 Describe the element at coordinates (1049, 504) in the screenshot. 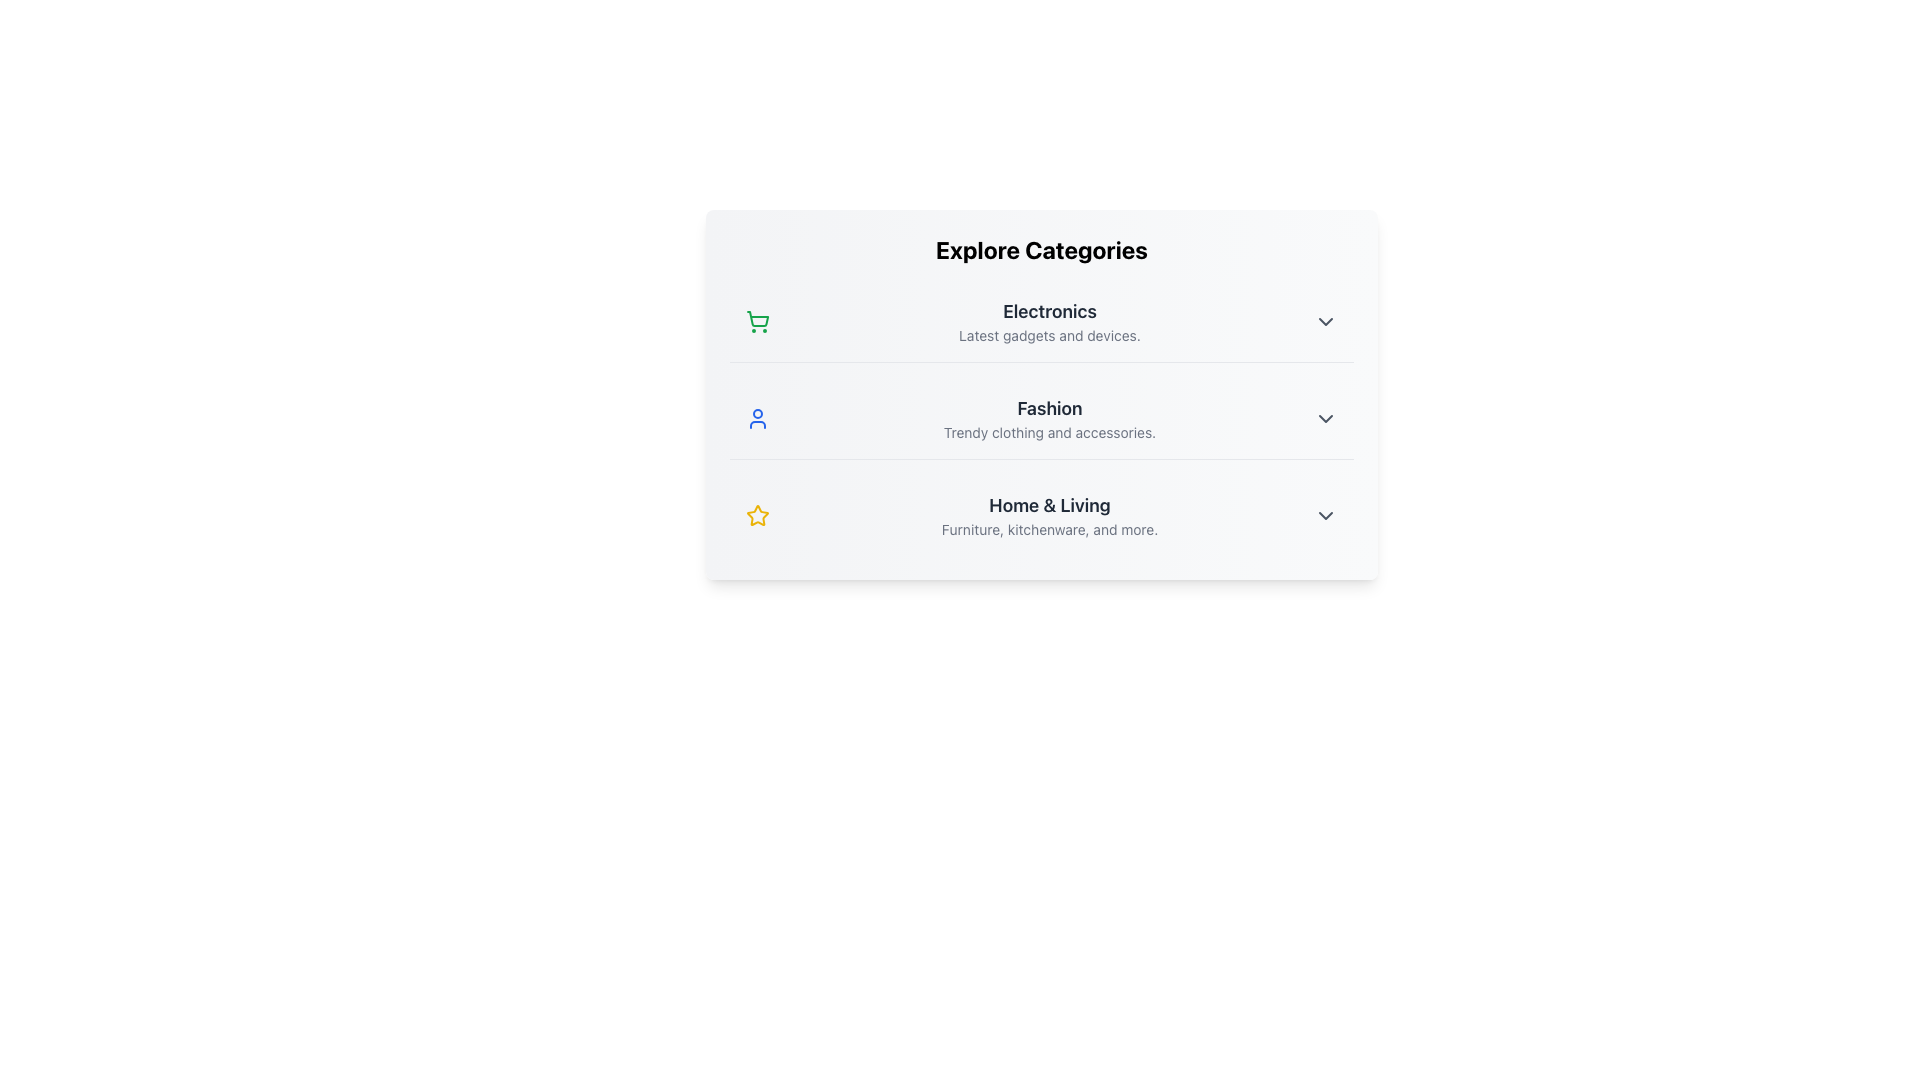

I see `the 'Home & Living' text label, which is prominently displayed in bold and dark gray, located in the central portion of the interface within the third category section under 'Explore Categories'` at that location.